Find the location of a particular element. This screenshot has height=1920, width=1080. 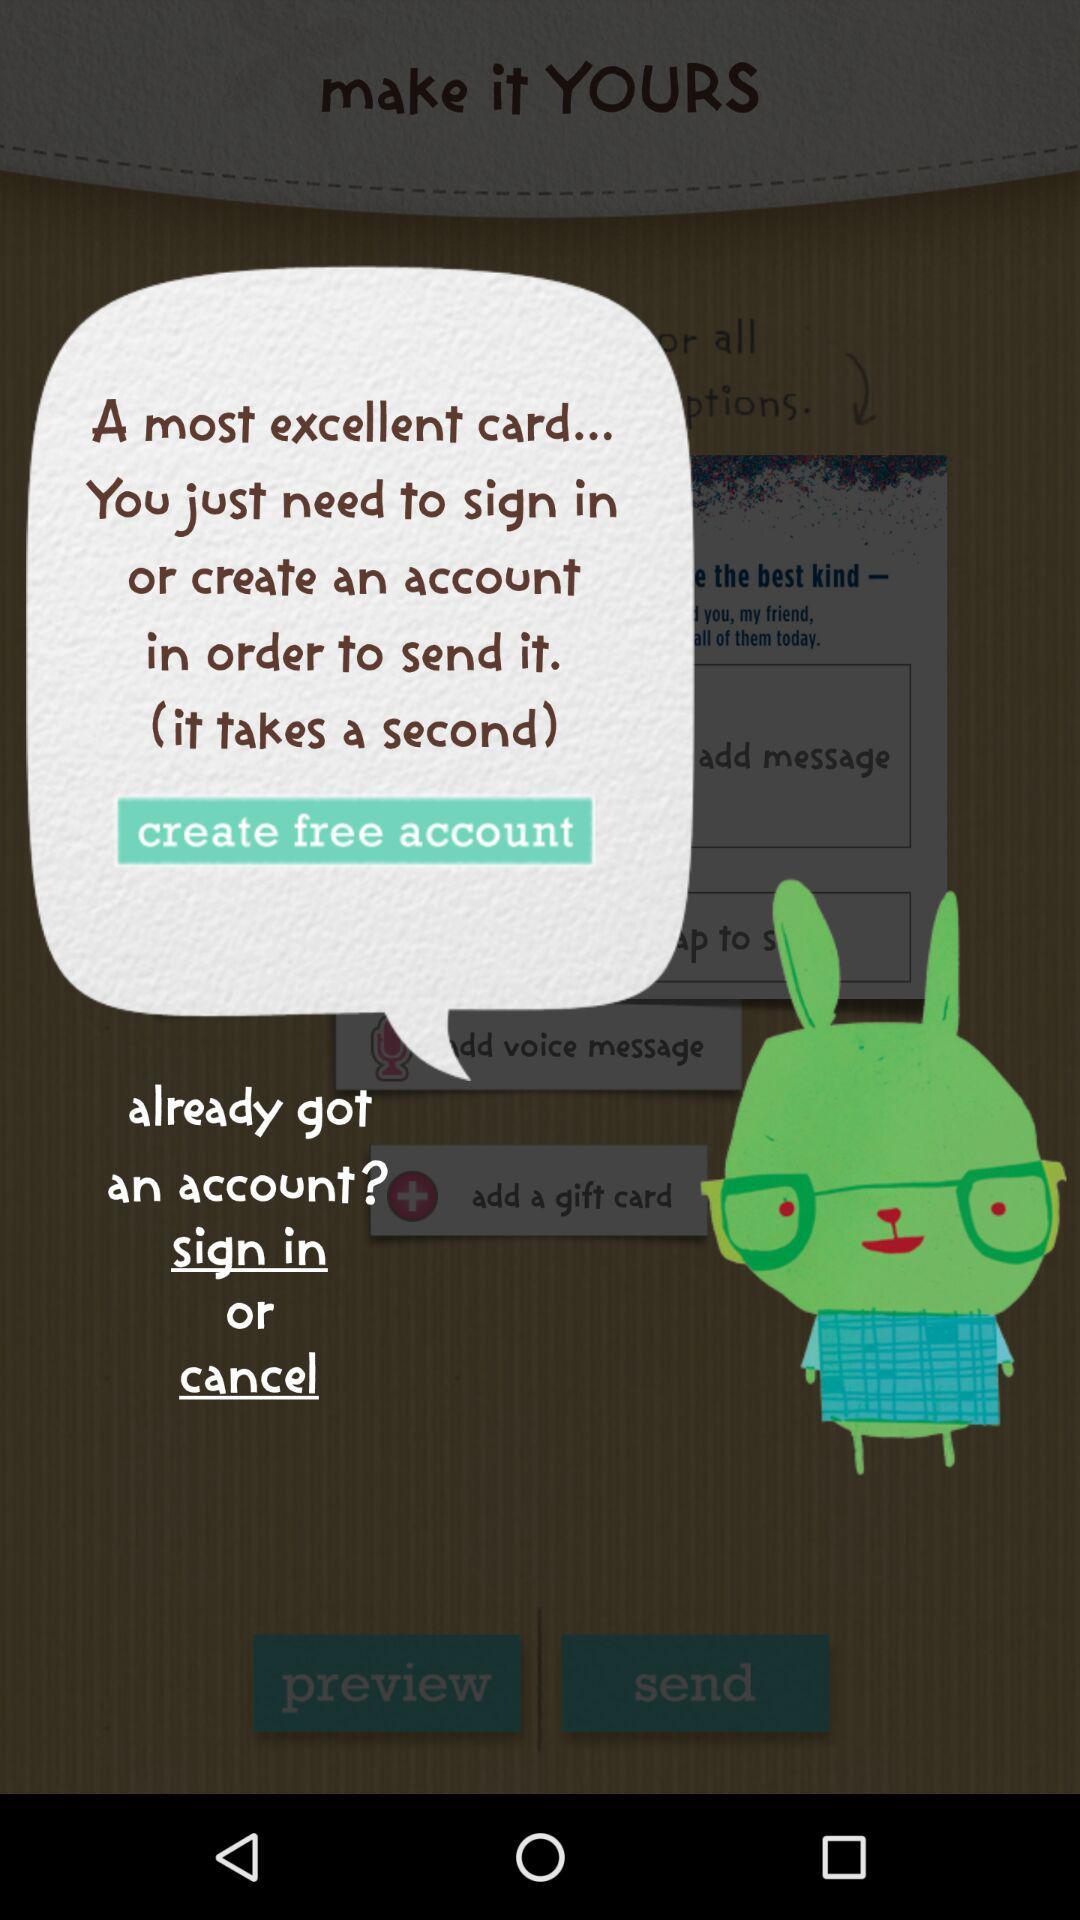

account is located at coordinates (353, 832).